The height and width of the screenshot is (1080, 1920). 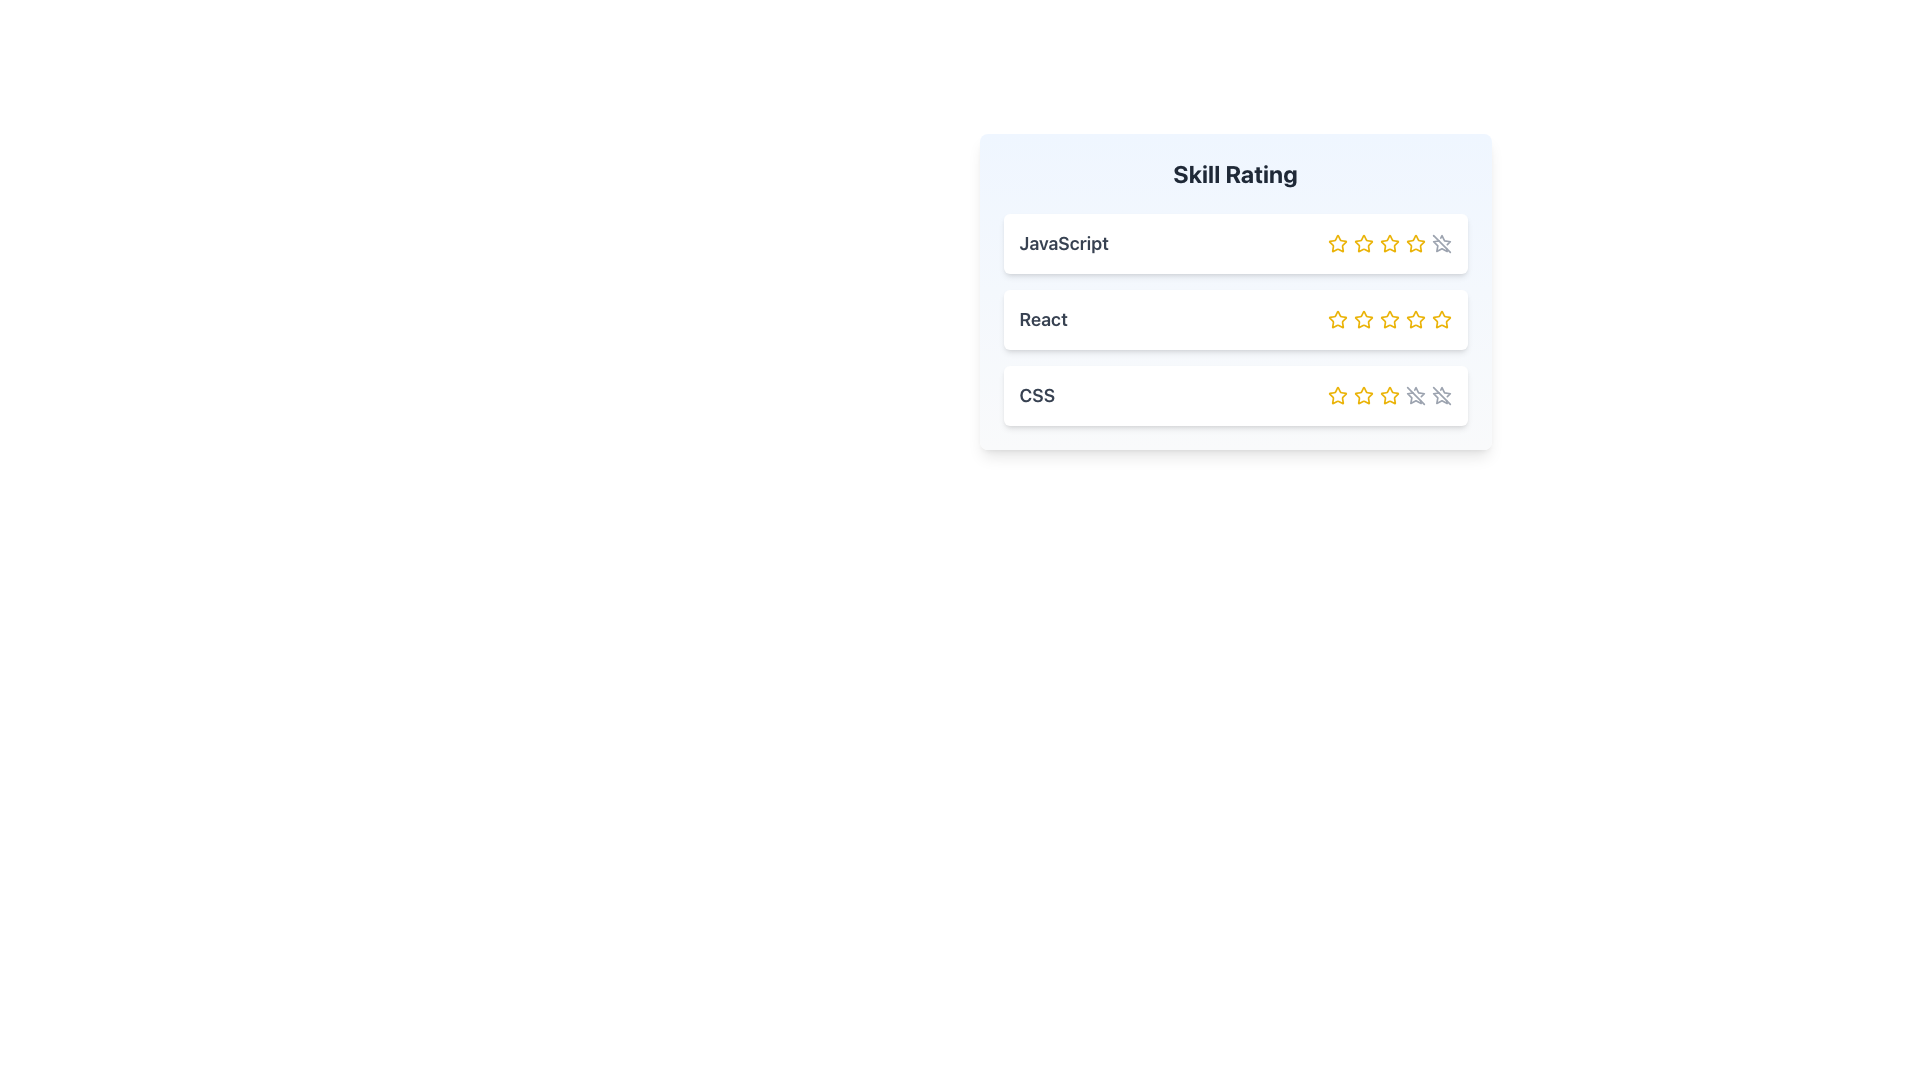 I want to click on the yellow star rating icon located in the first position of the rating section for the 'CSS' skill in the skill rating grid, so click(x=1337, y=396).